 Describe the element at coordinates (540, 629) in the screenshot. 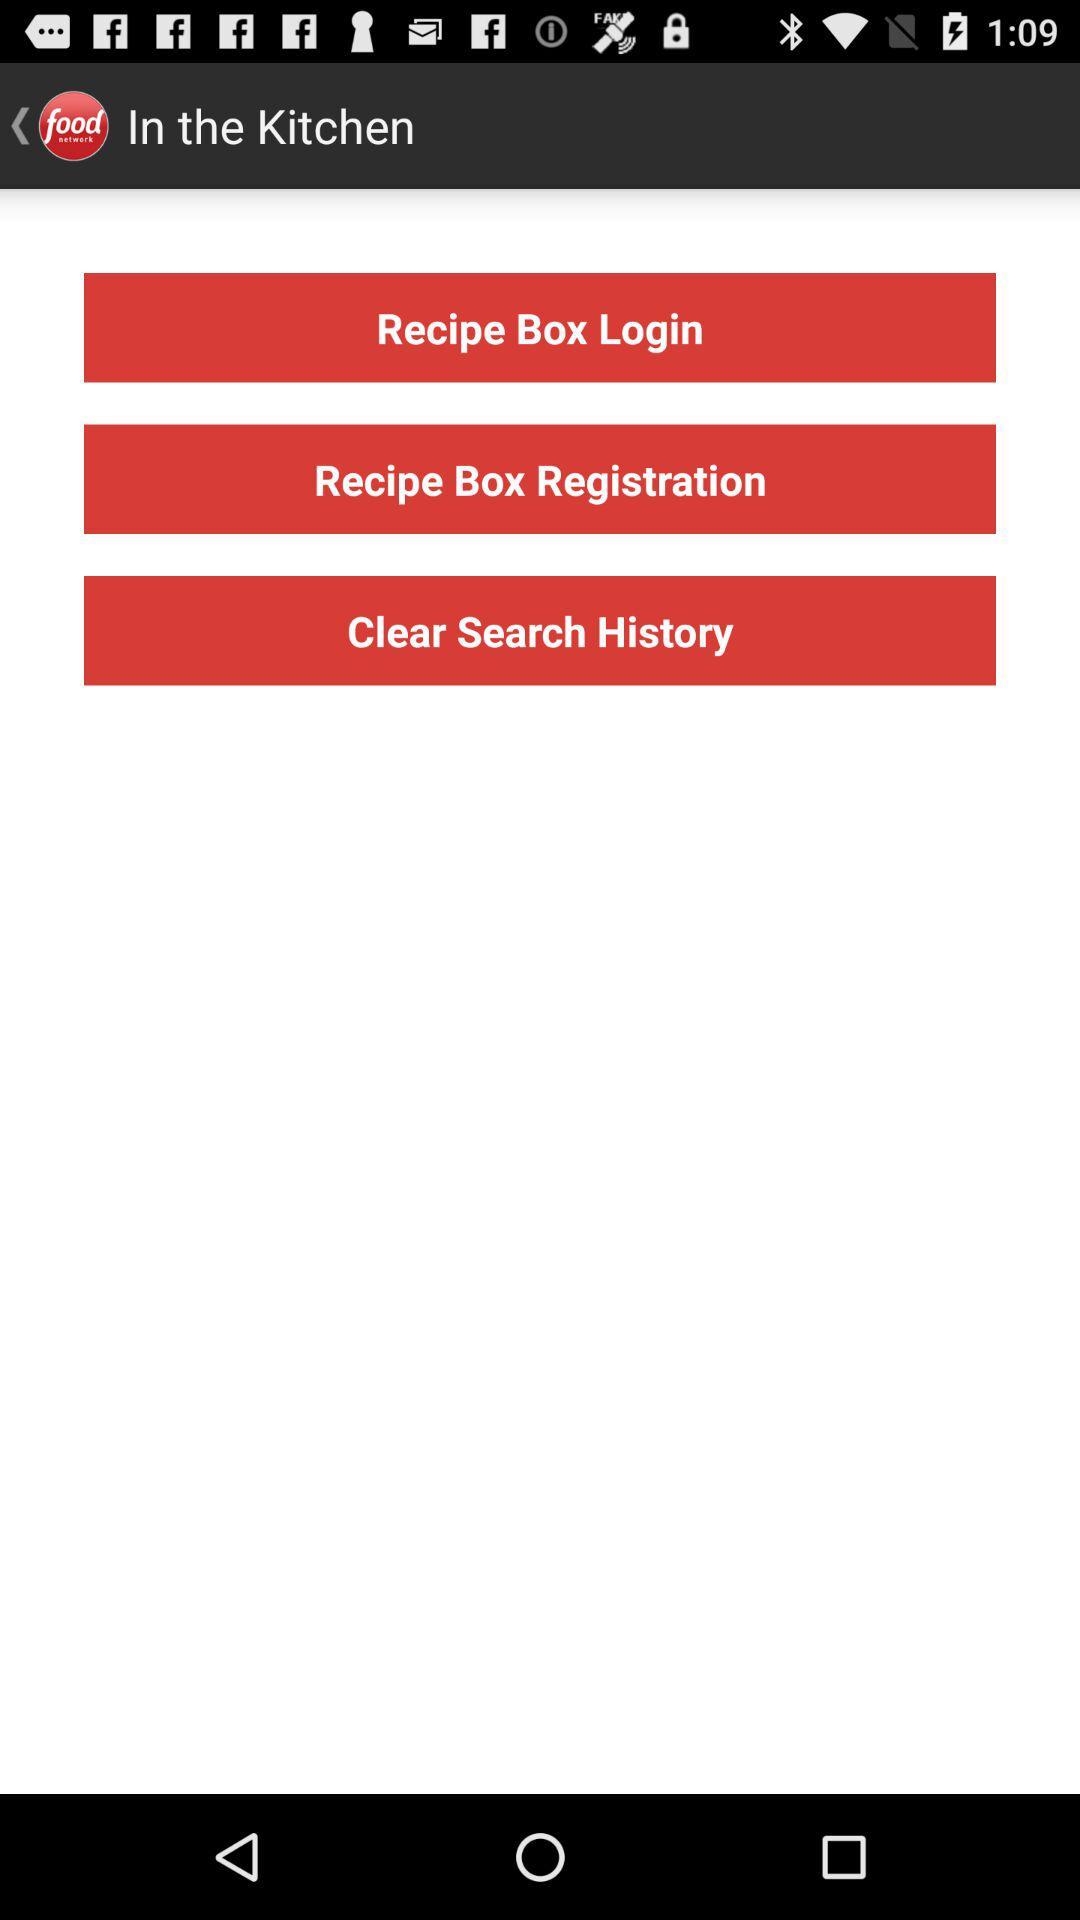

I see `the icon below the recipe box registration item` at that location.